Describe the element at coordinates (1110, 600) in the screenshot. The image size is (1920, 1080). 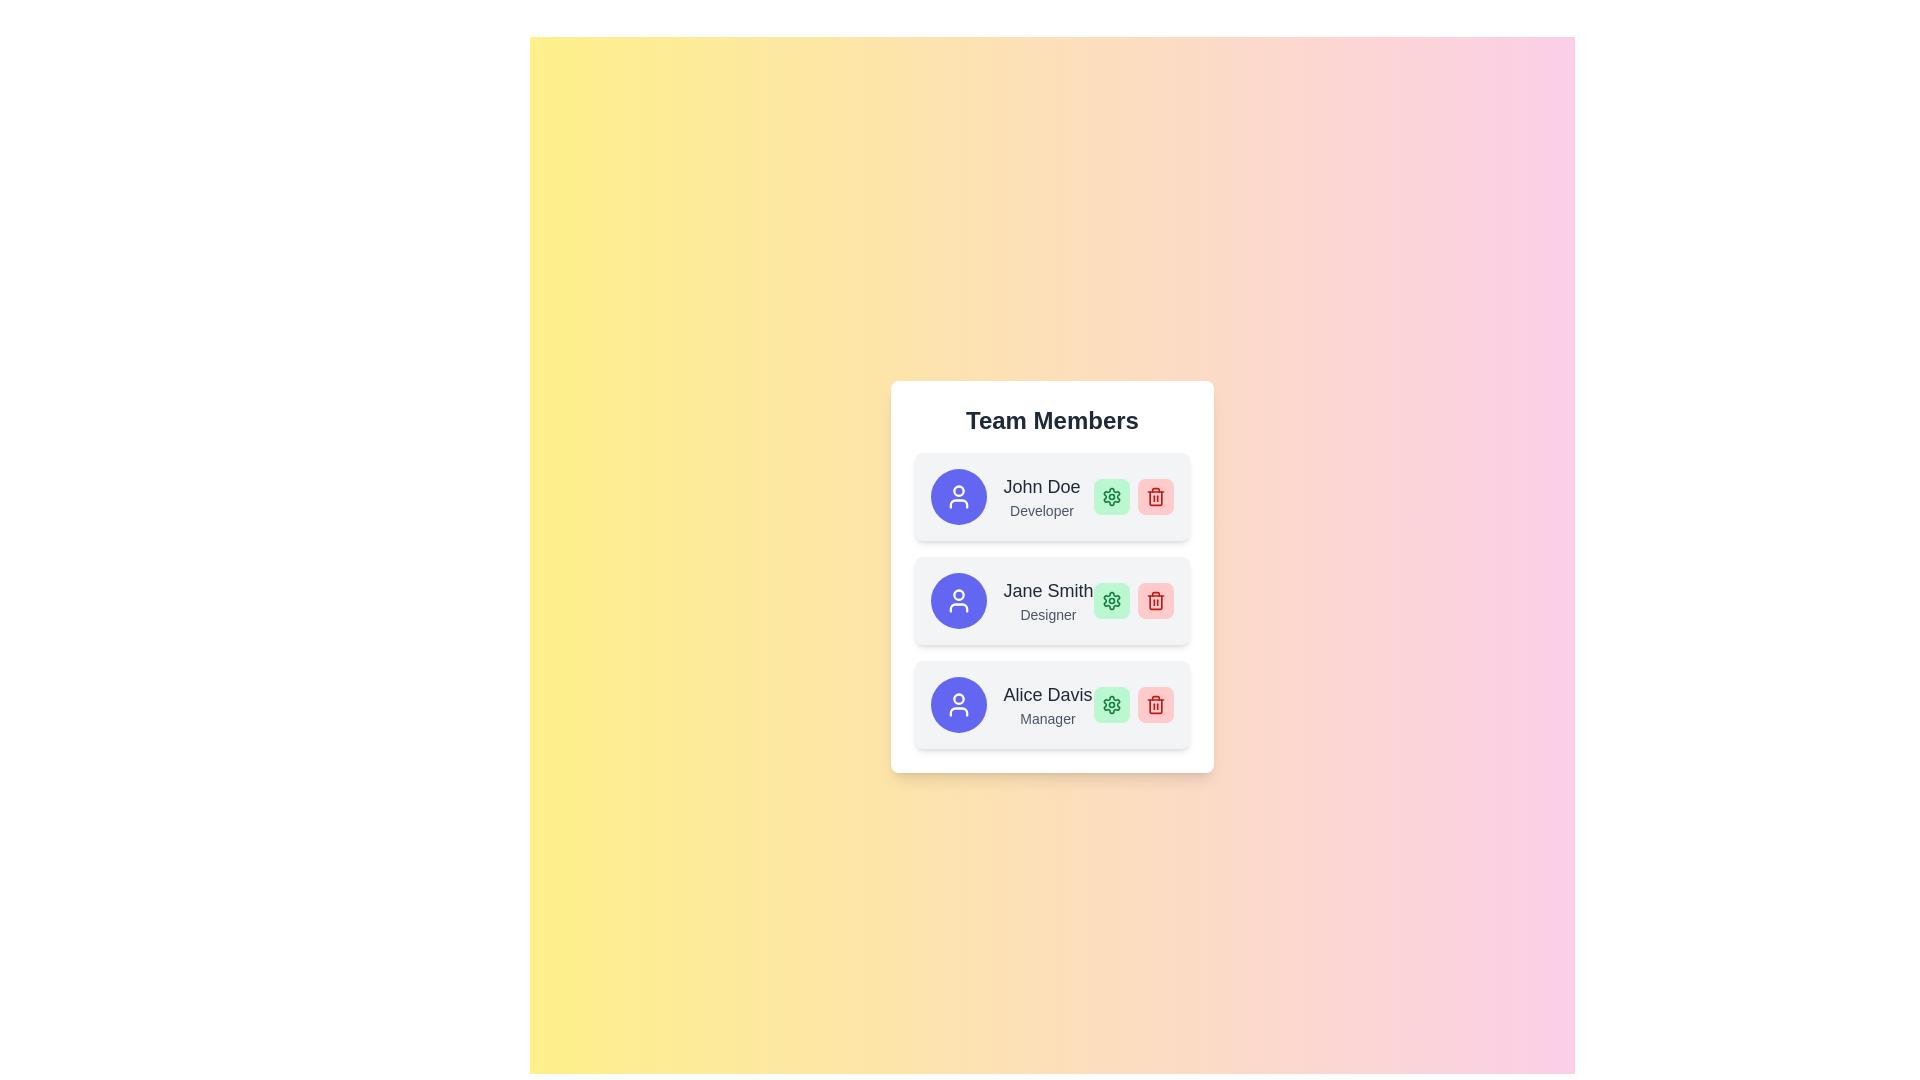
I see `the settings button located to the right of 'Jane Smith' in the 'Team Members' section` at that location.